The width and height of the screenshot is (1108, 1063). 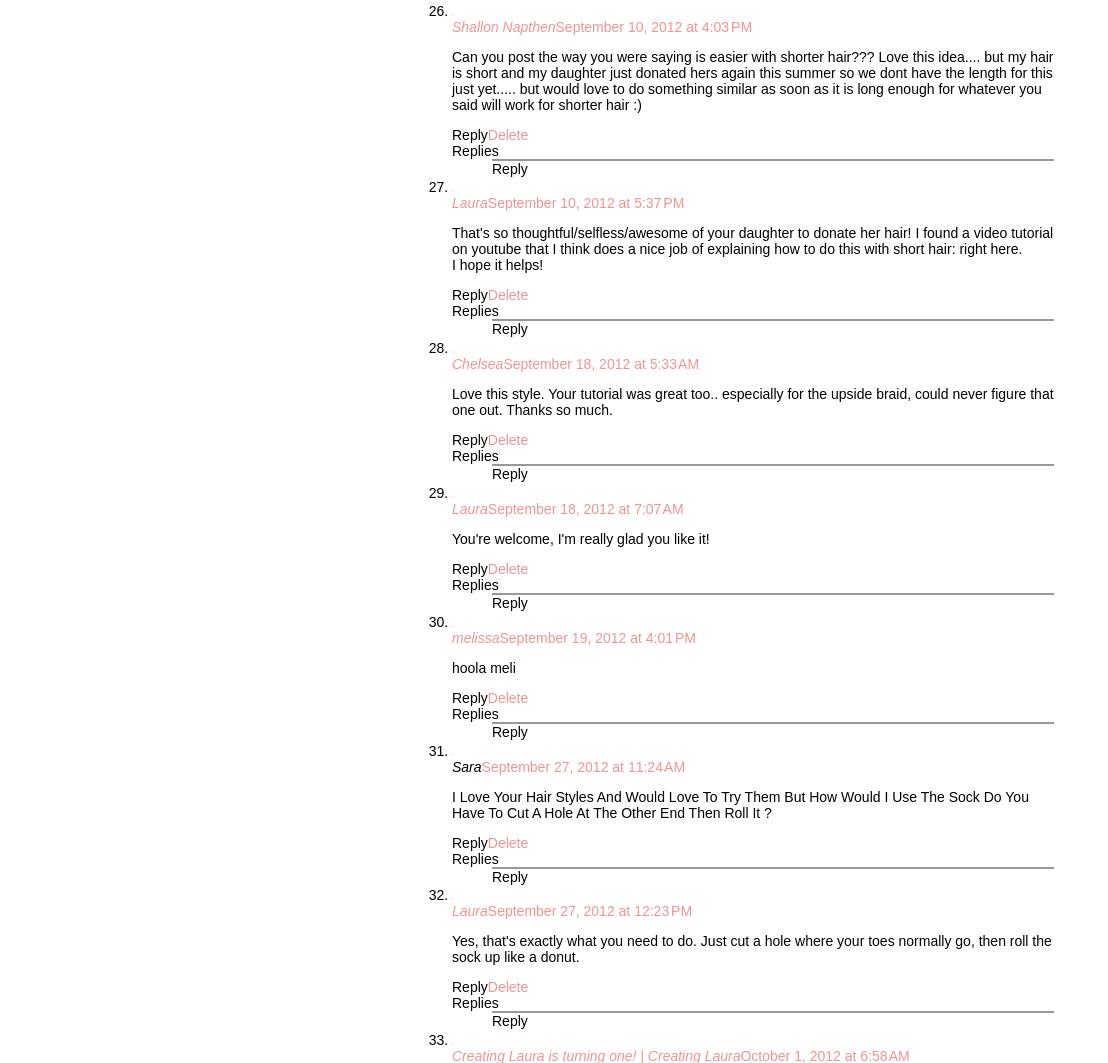 What do you see at coordinates (600, 363) in the screenshot?
I see `'September 18, 2012 at 5:33 AM'` at bounding box center [600, 363].